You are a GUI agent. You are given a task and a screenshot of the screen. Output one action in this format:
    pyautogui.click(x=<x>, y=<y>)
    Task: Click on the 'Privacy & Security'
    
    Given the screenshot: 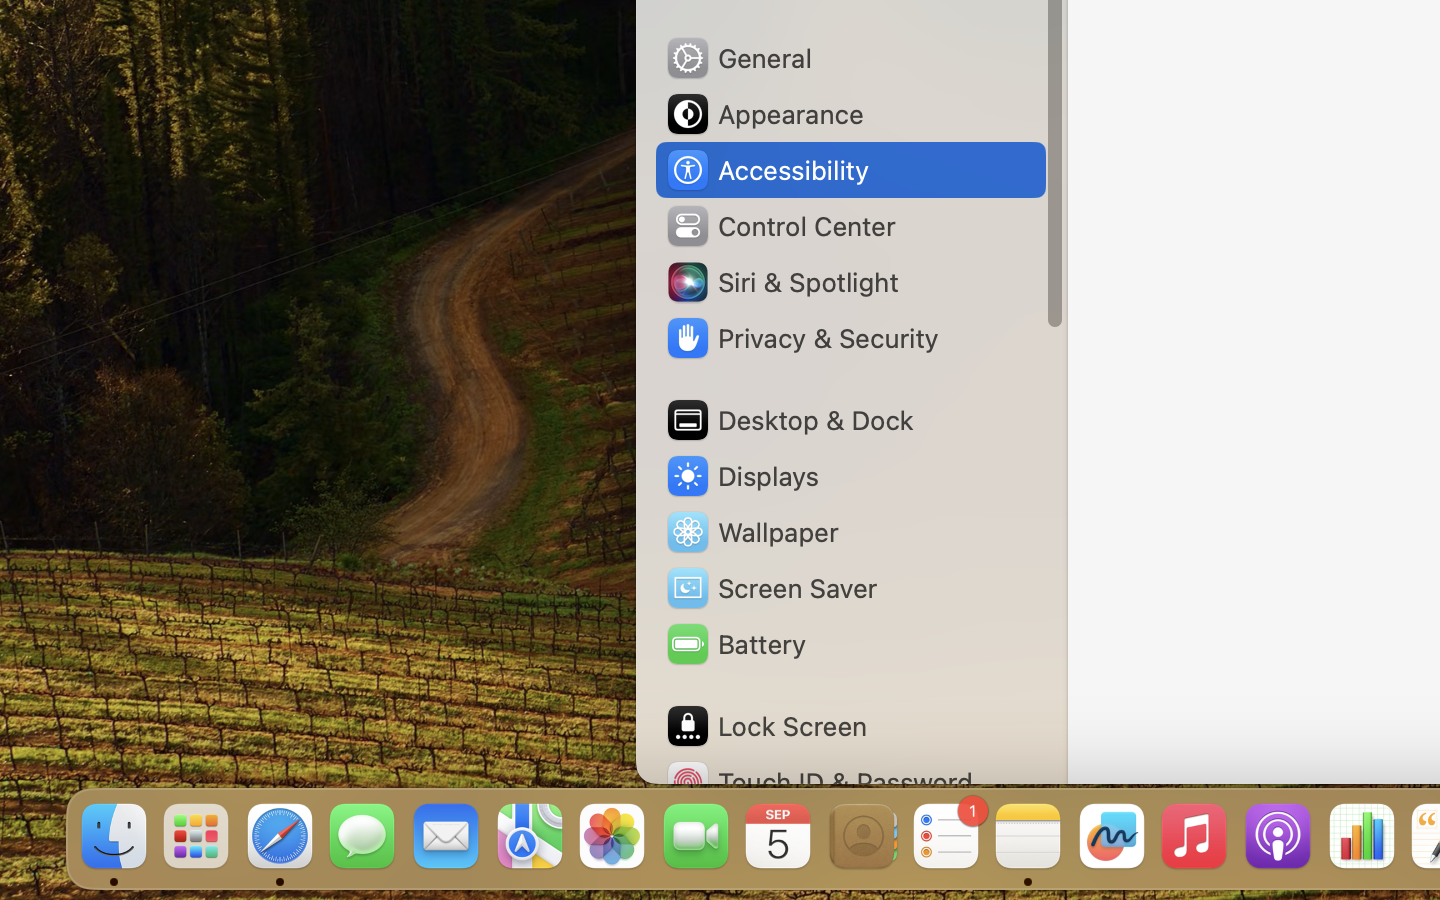 What is the action you would take?
    pyautogui.click(x=801, y=338)
    